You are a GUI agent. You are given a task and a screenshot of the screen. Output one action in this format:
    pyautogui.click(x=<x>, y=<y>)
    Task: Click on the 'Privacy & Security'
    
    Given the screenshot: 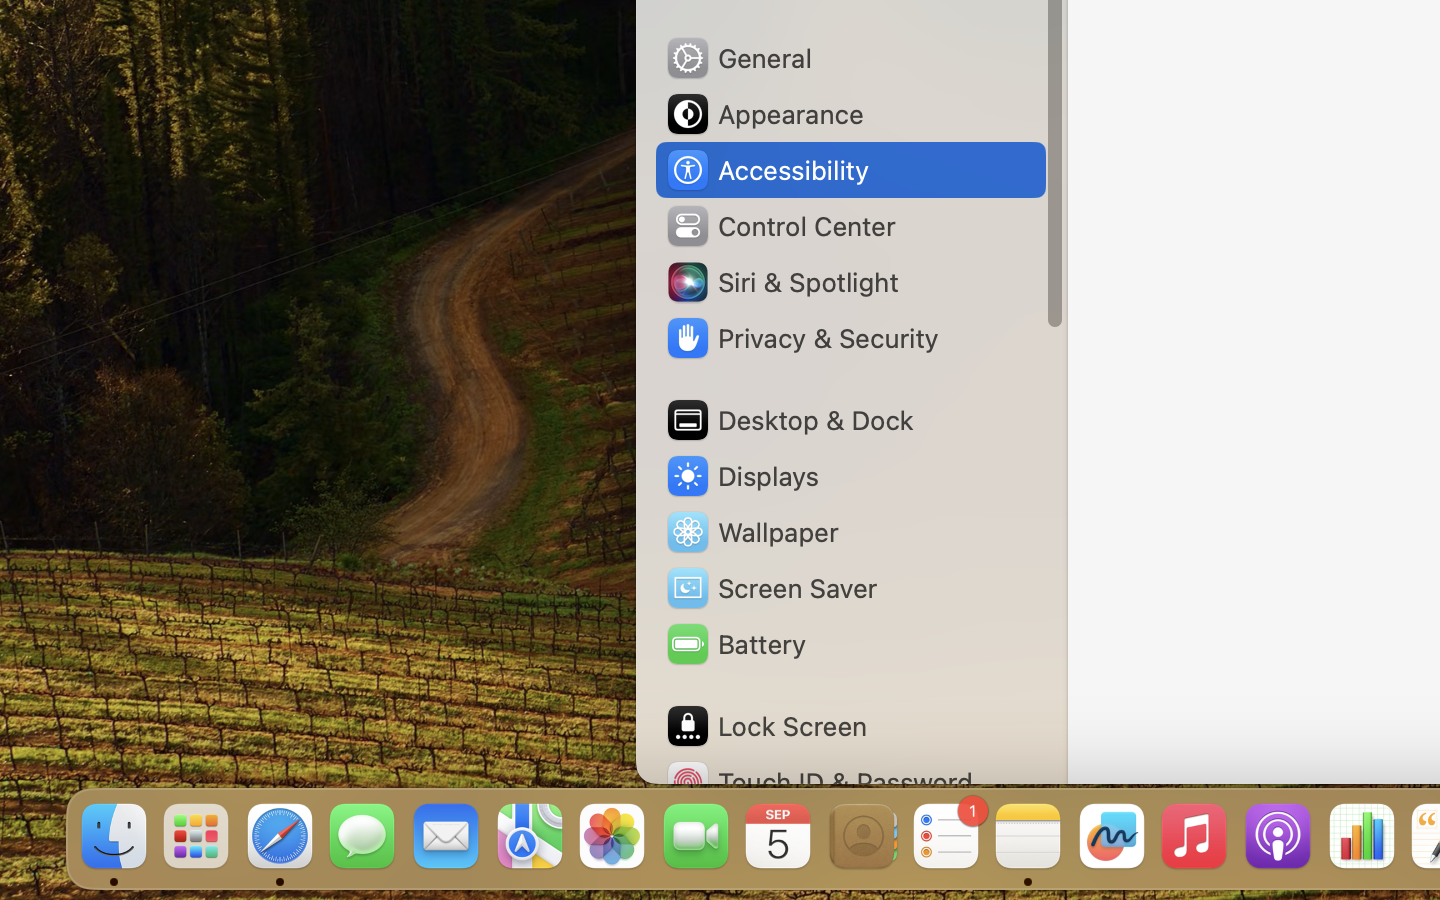 What is the action you would take?
    pyautogui.click(x=801, y=338)
    